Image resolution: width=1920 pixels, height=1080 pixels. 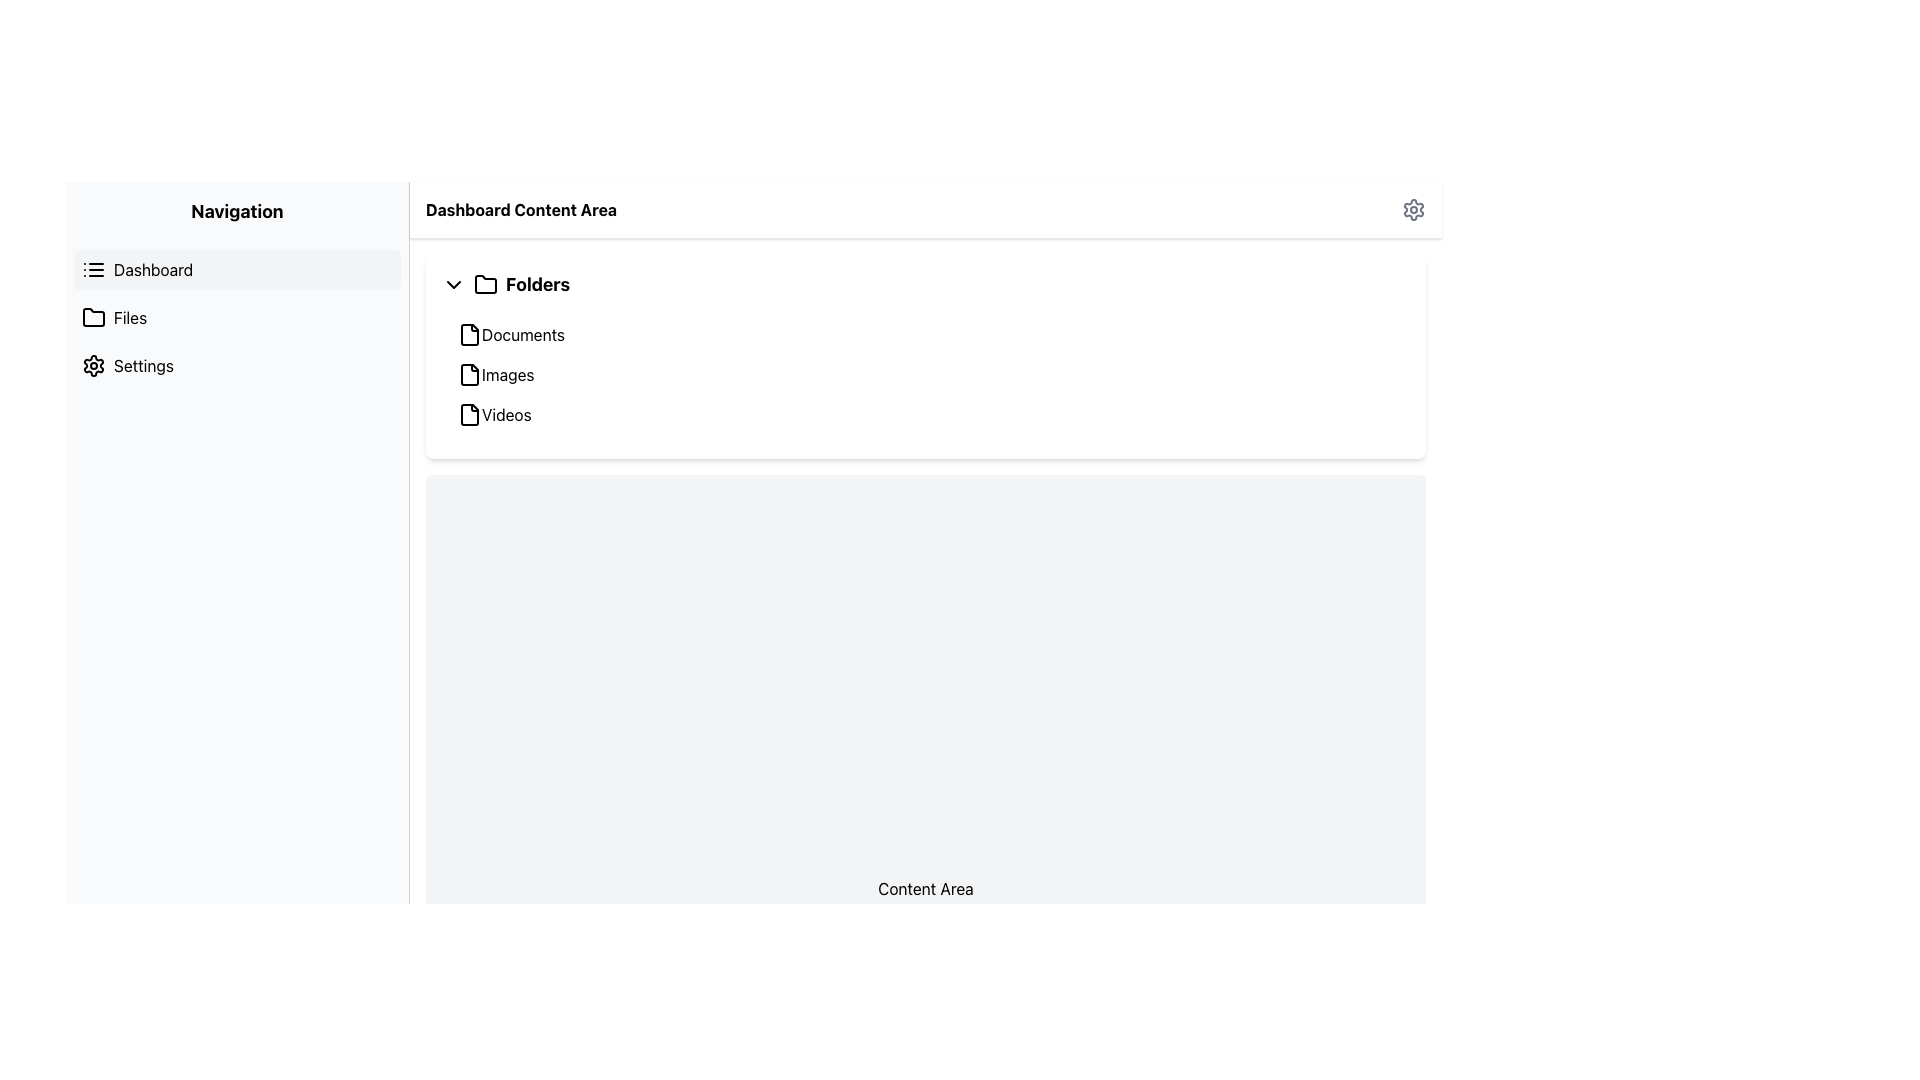 I want to click on the third navigation item in the vertical menu on the left side of the interface, so click(x=237, y=366).